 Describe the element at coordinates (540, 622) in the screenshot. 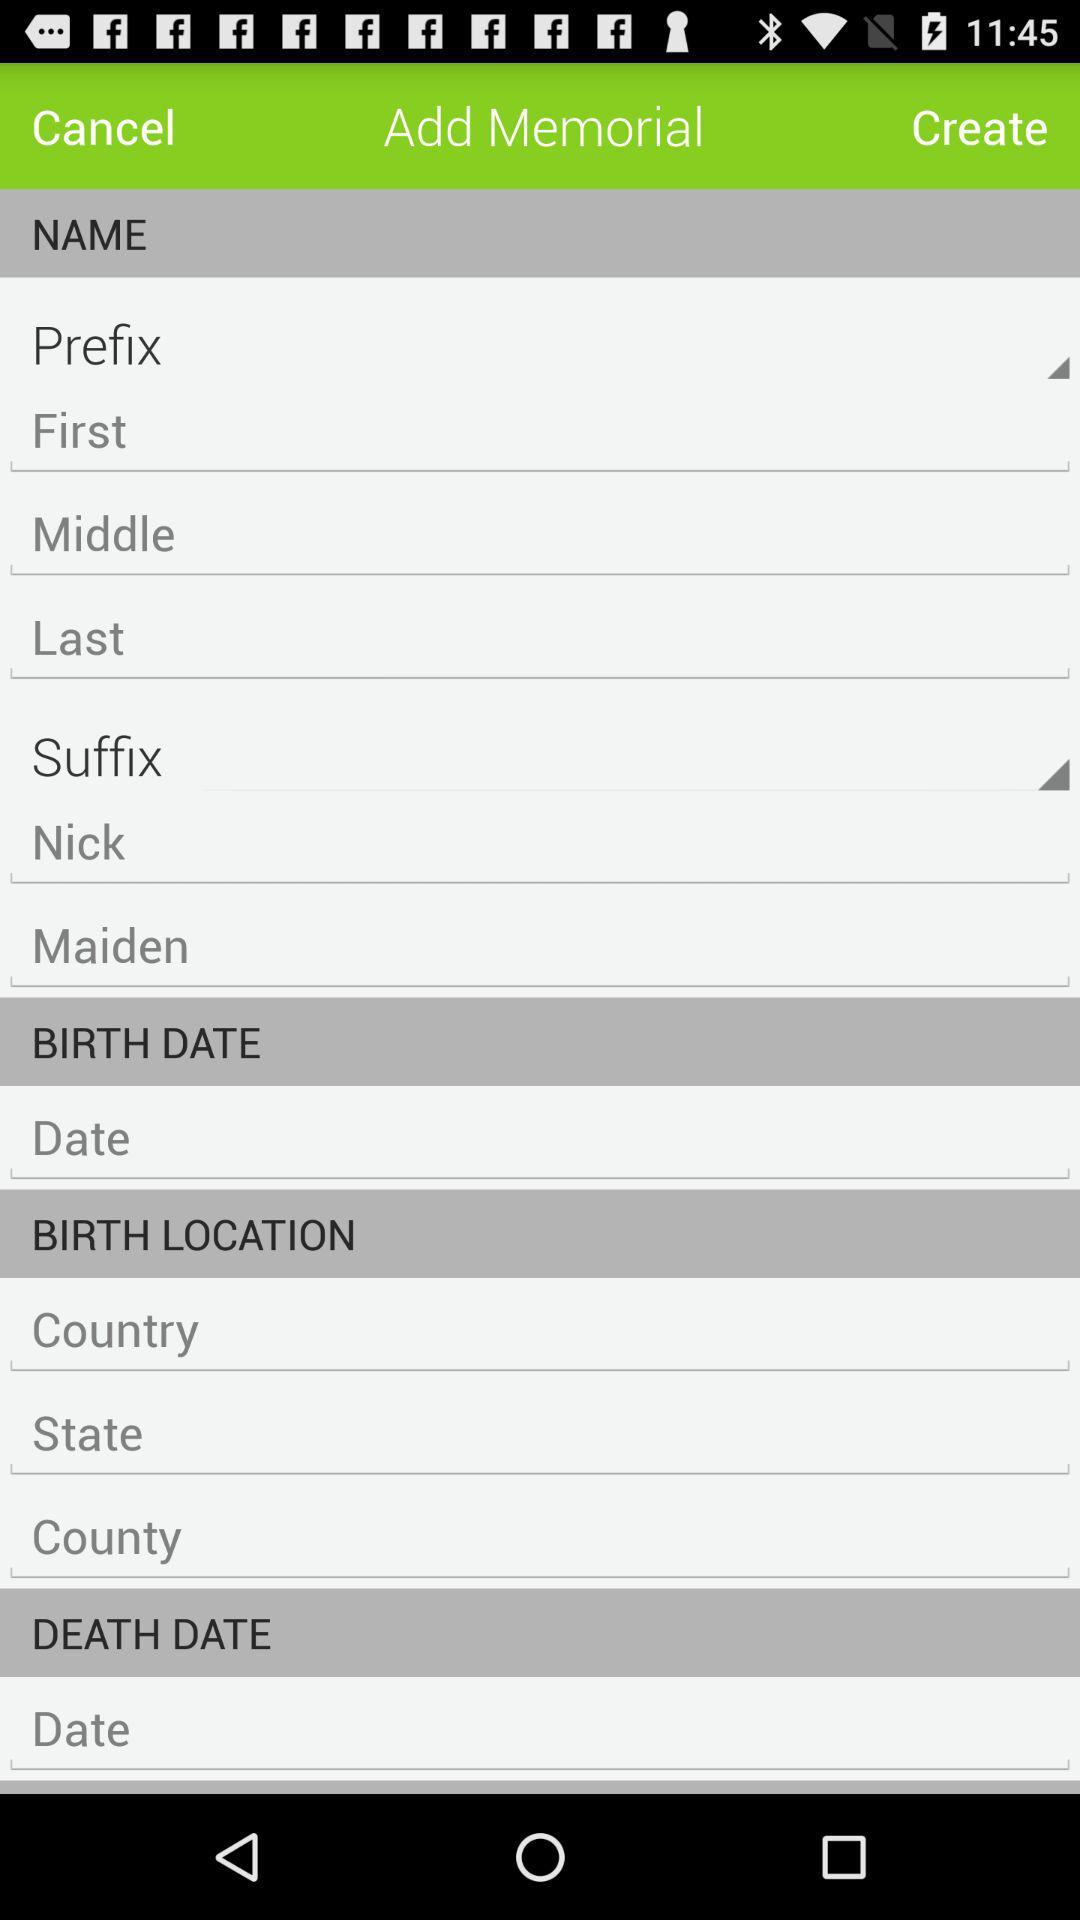

I see `the minus icon` at that location.